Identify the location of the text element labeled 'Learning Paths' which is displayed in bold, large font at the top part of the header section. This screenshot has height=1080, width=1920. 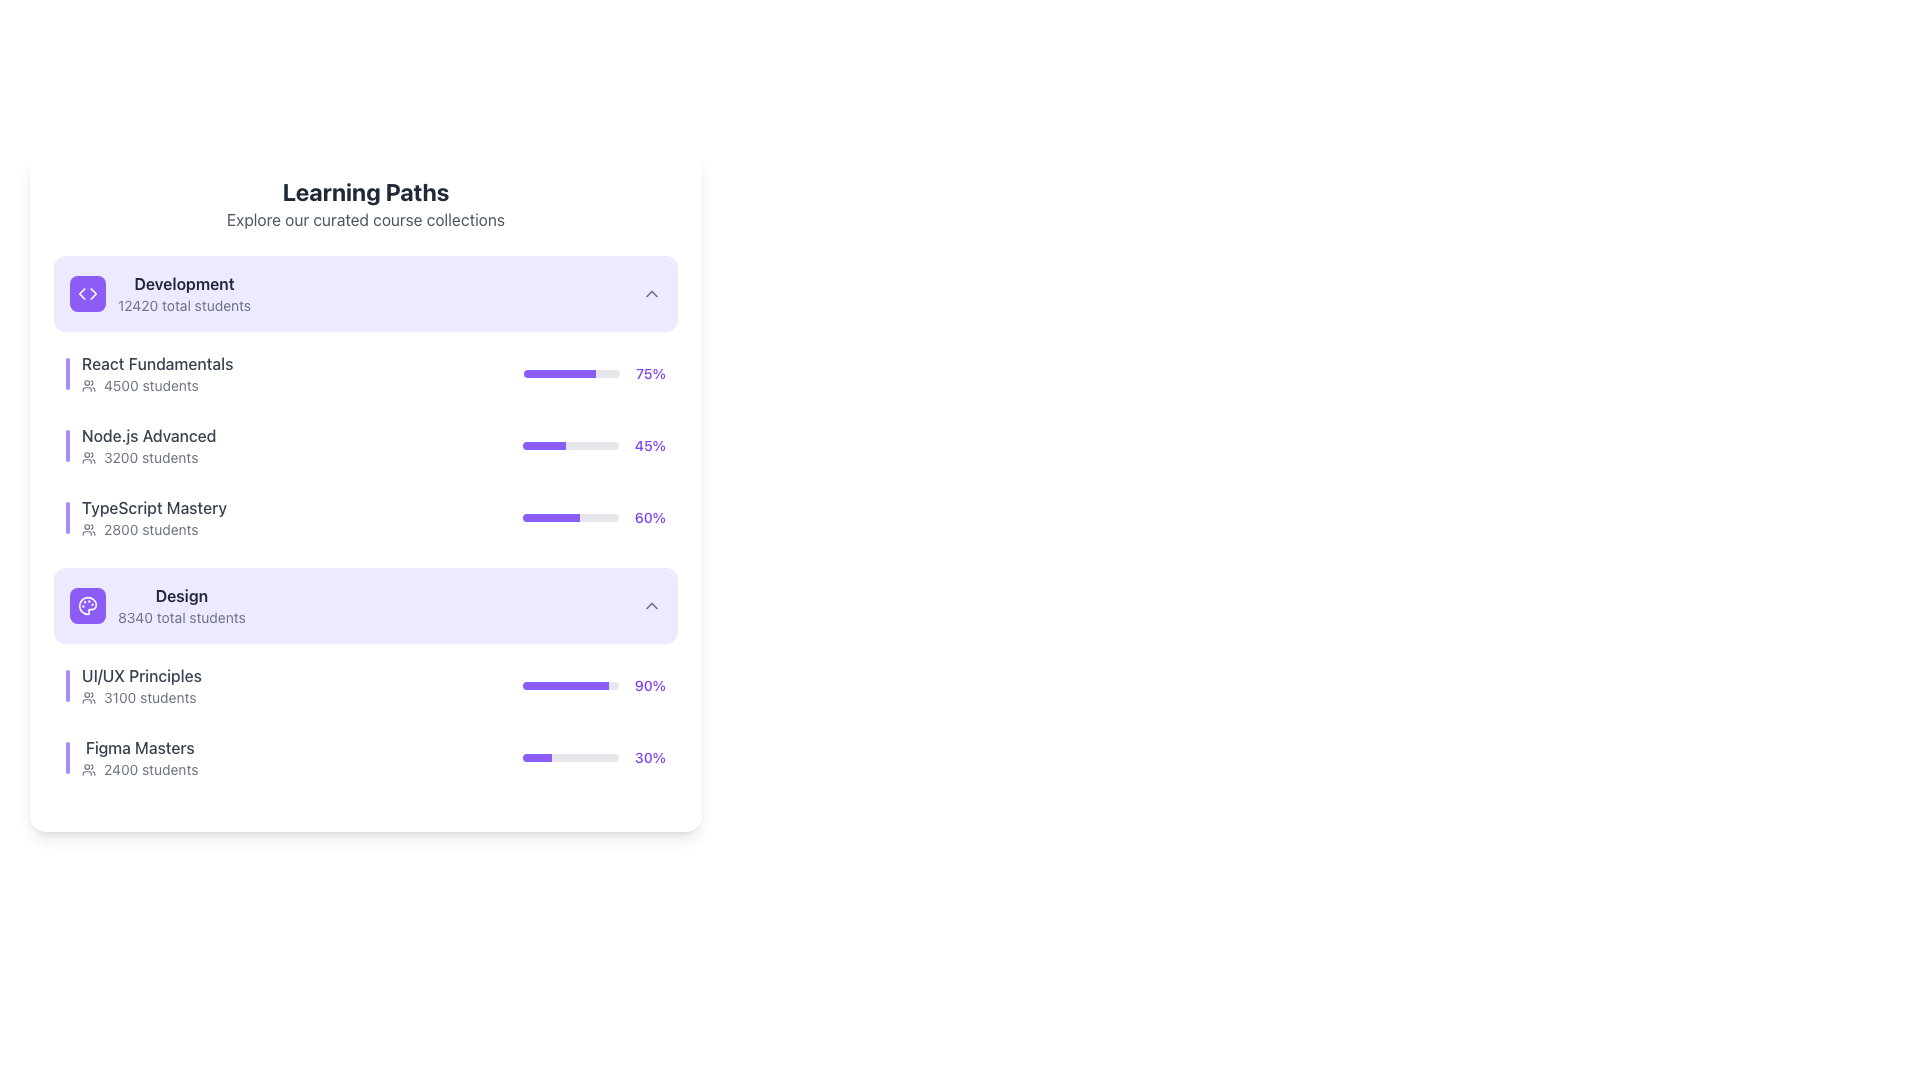
(365, 192).